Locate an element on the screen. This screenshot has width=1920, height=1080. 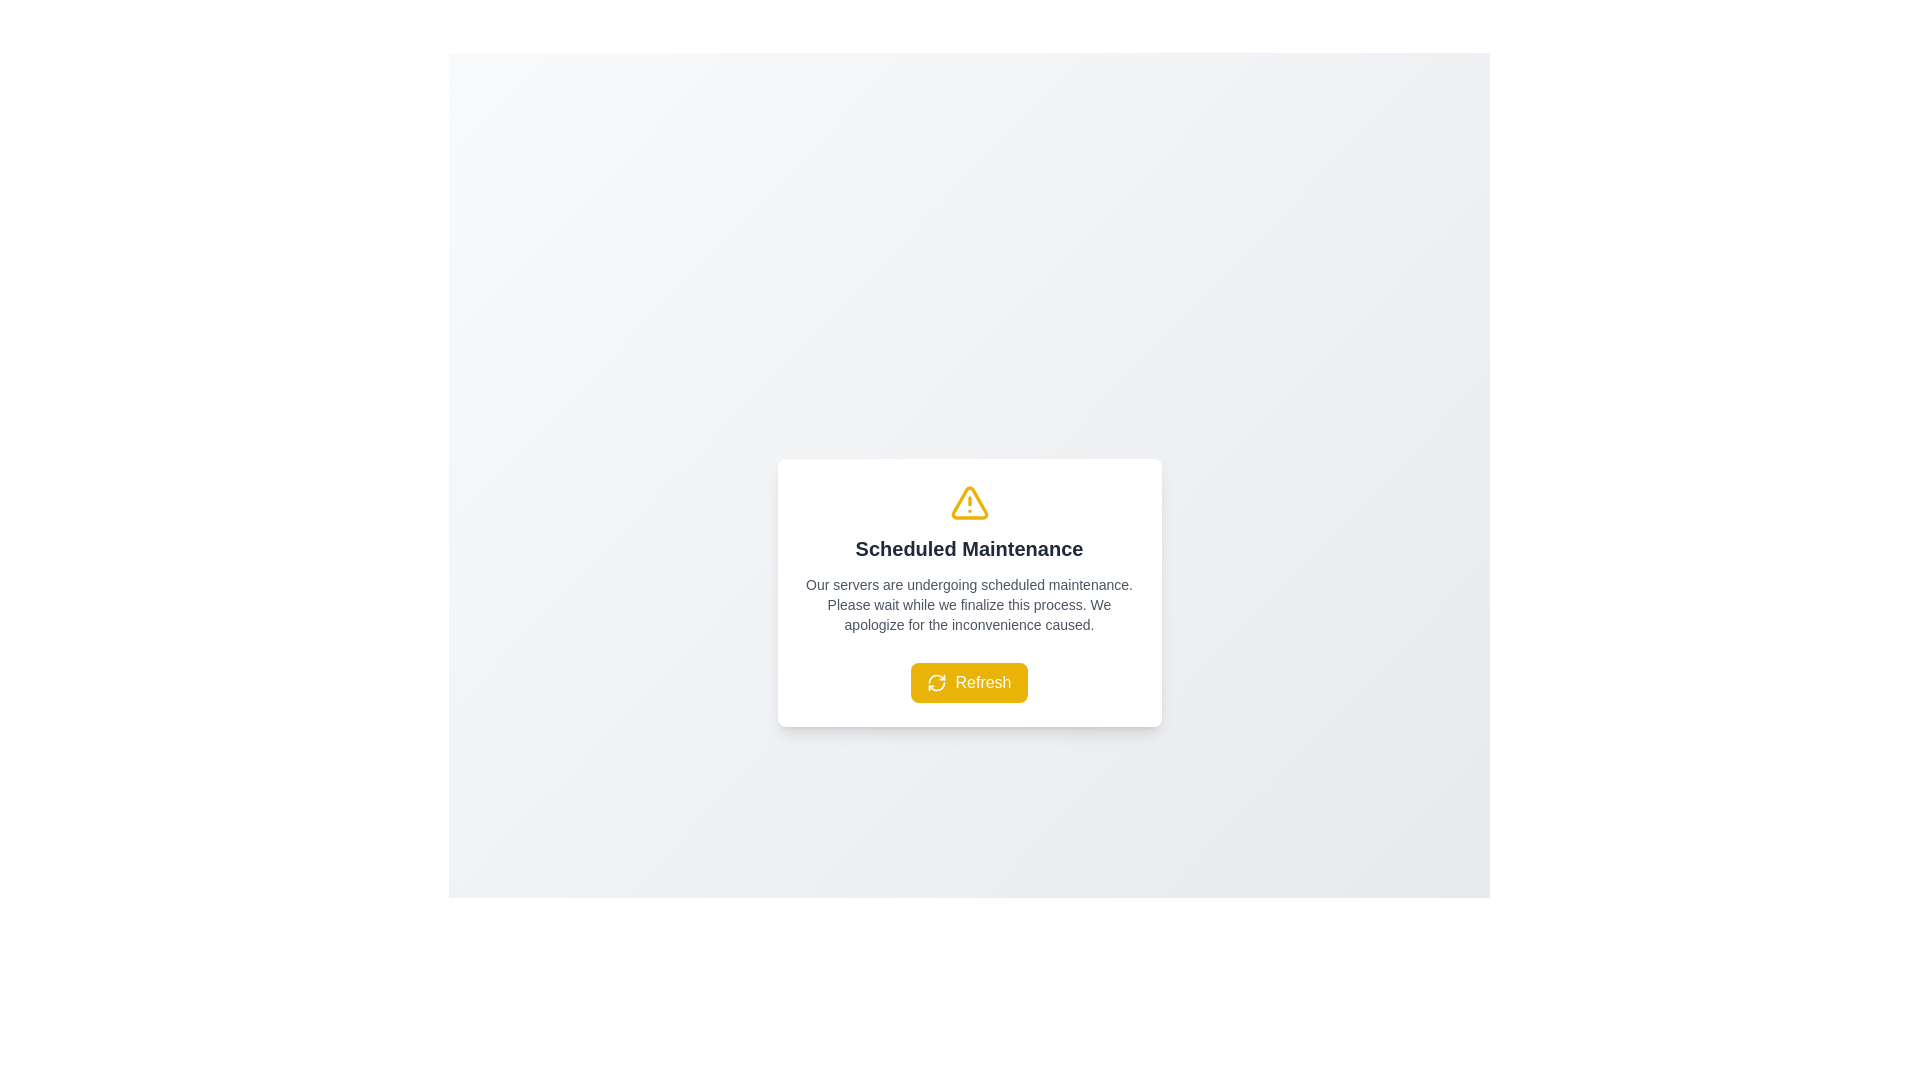
the text block that displays the message about server maintenance, which is styled in a small gray font and centered below the title 'Scheduled Maintenance' is located at coordinates (969, 604).